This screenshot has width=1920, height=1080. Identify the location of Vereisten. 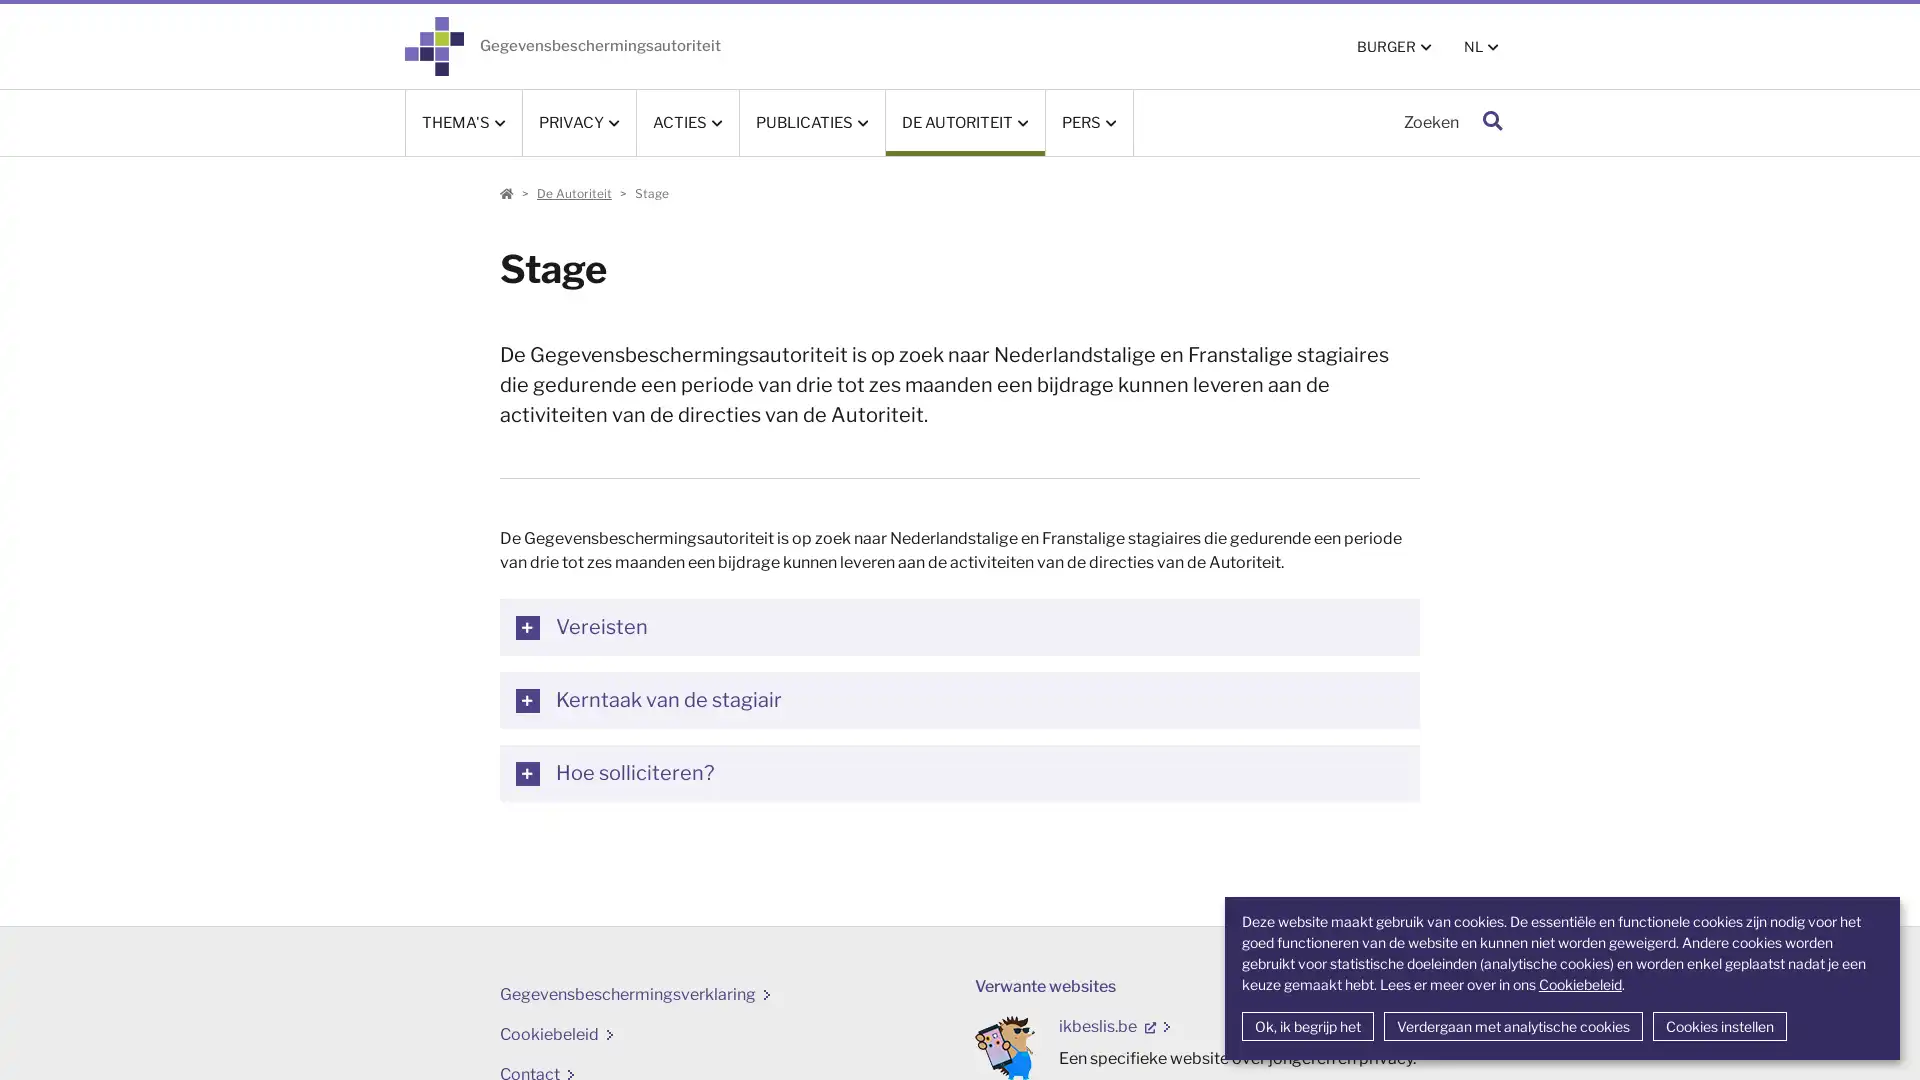
(958, 626).